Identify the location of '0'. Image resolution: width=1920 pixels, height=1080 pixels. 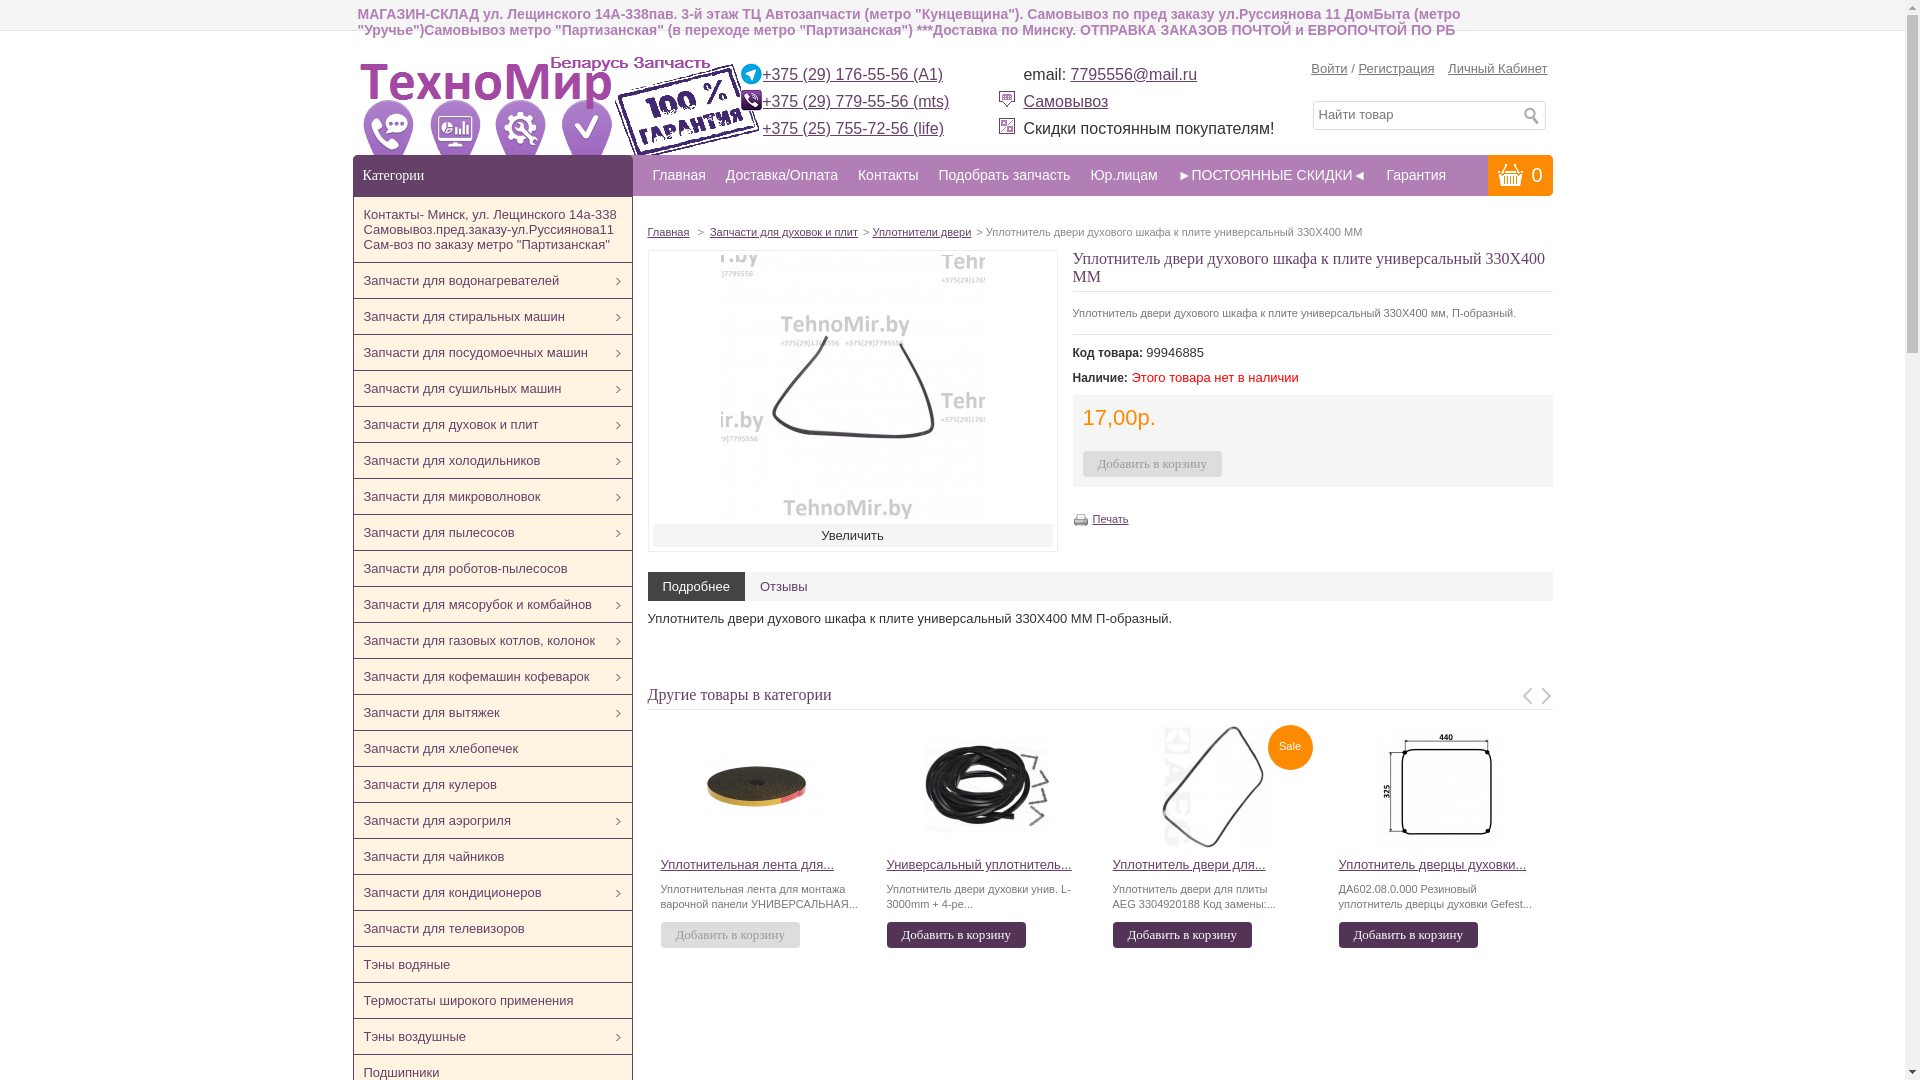
(1520, 173).